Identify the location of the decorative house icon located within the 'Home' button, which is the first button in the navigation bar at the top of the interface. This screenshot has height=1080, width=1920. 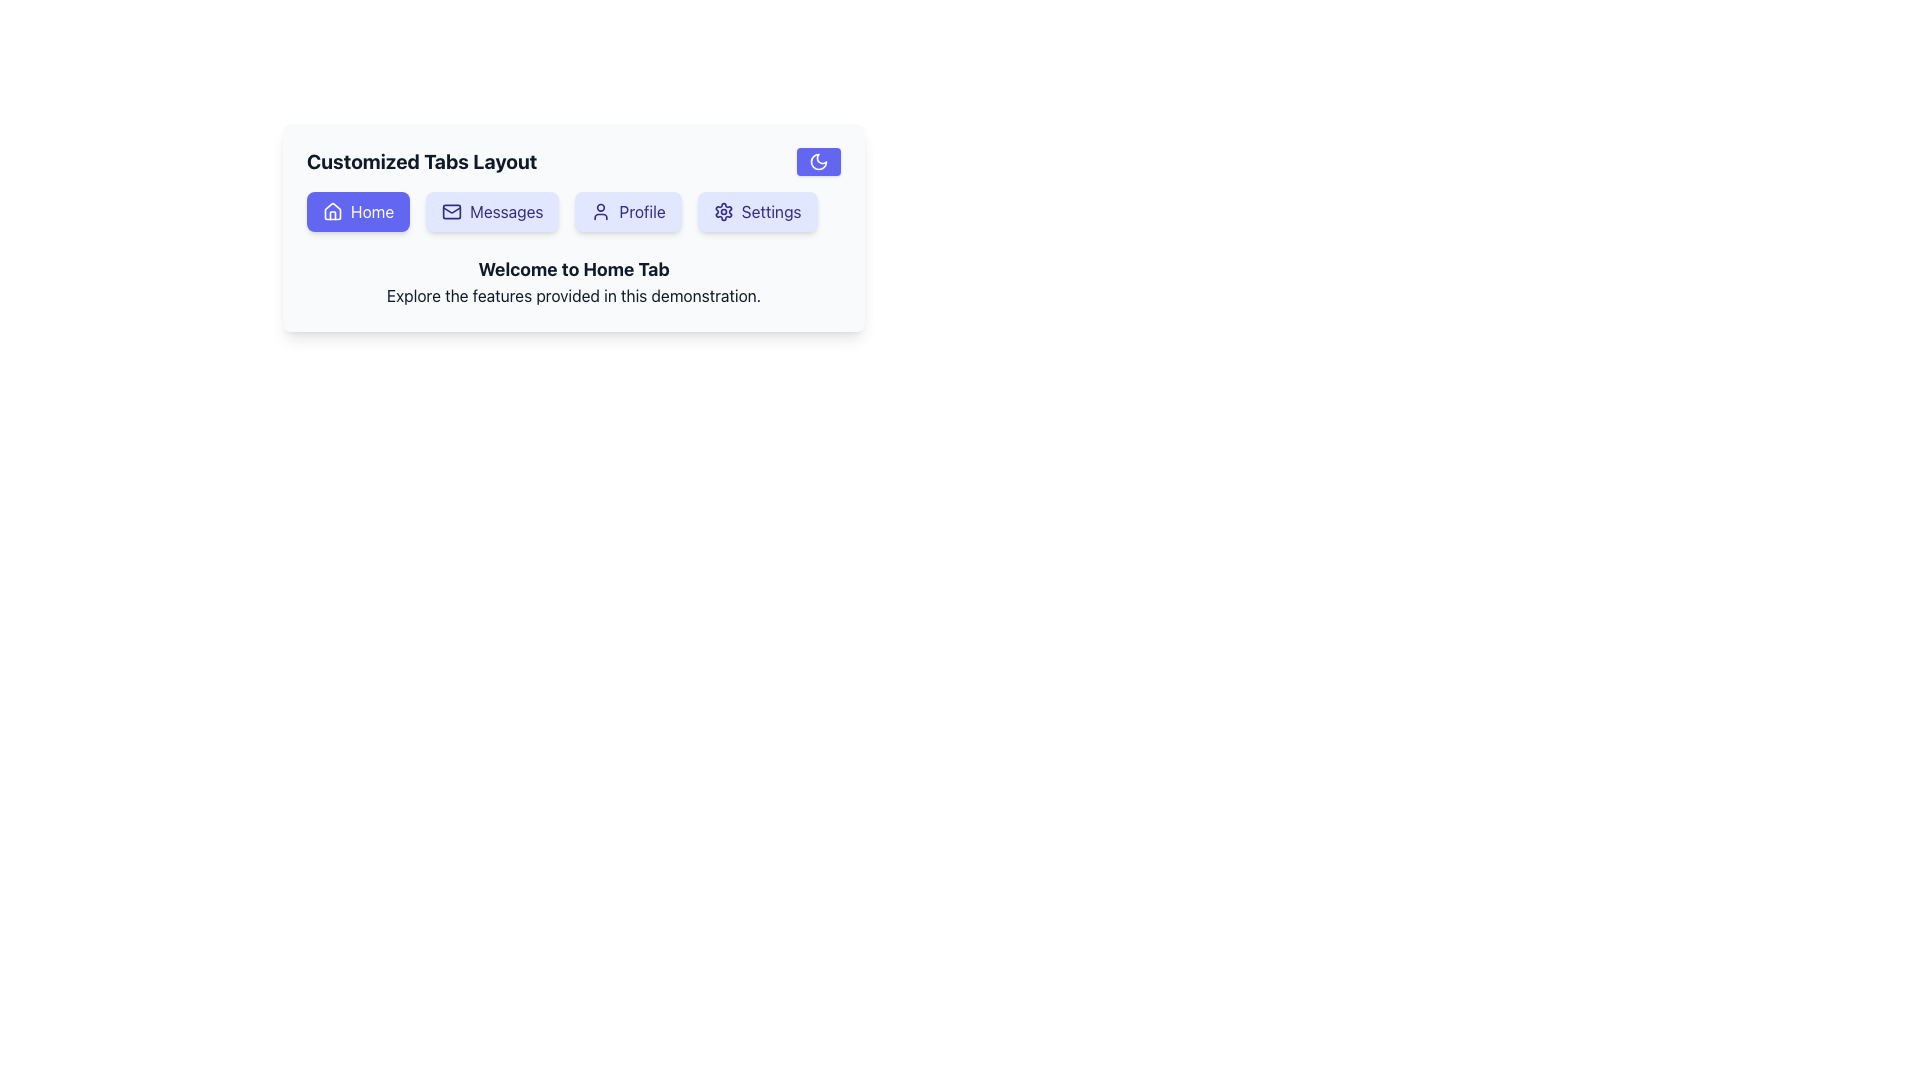
(332, 211).